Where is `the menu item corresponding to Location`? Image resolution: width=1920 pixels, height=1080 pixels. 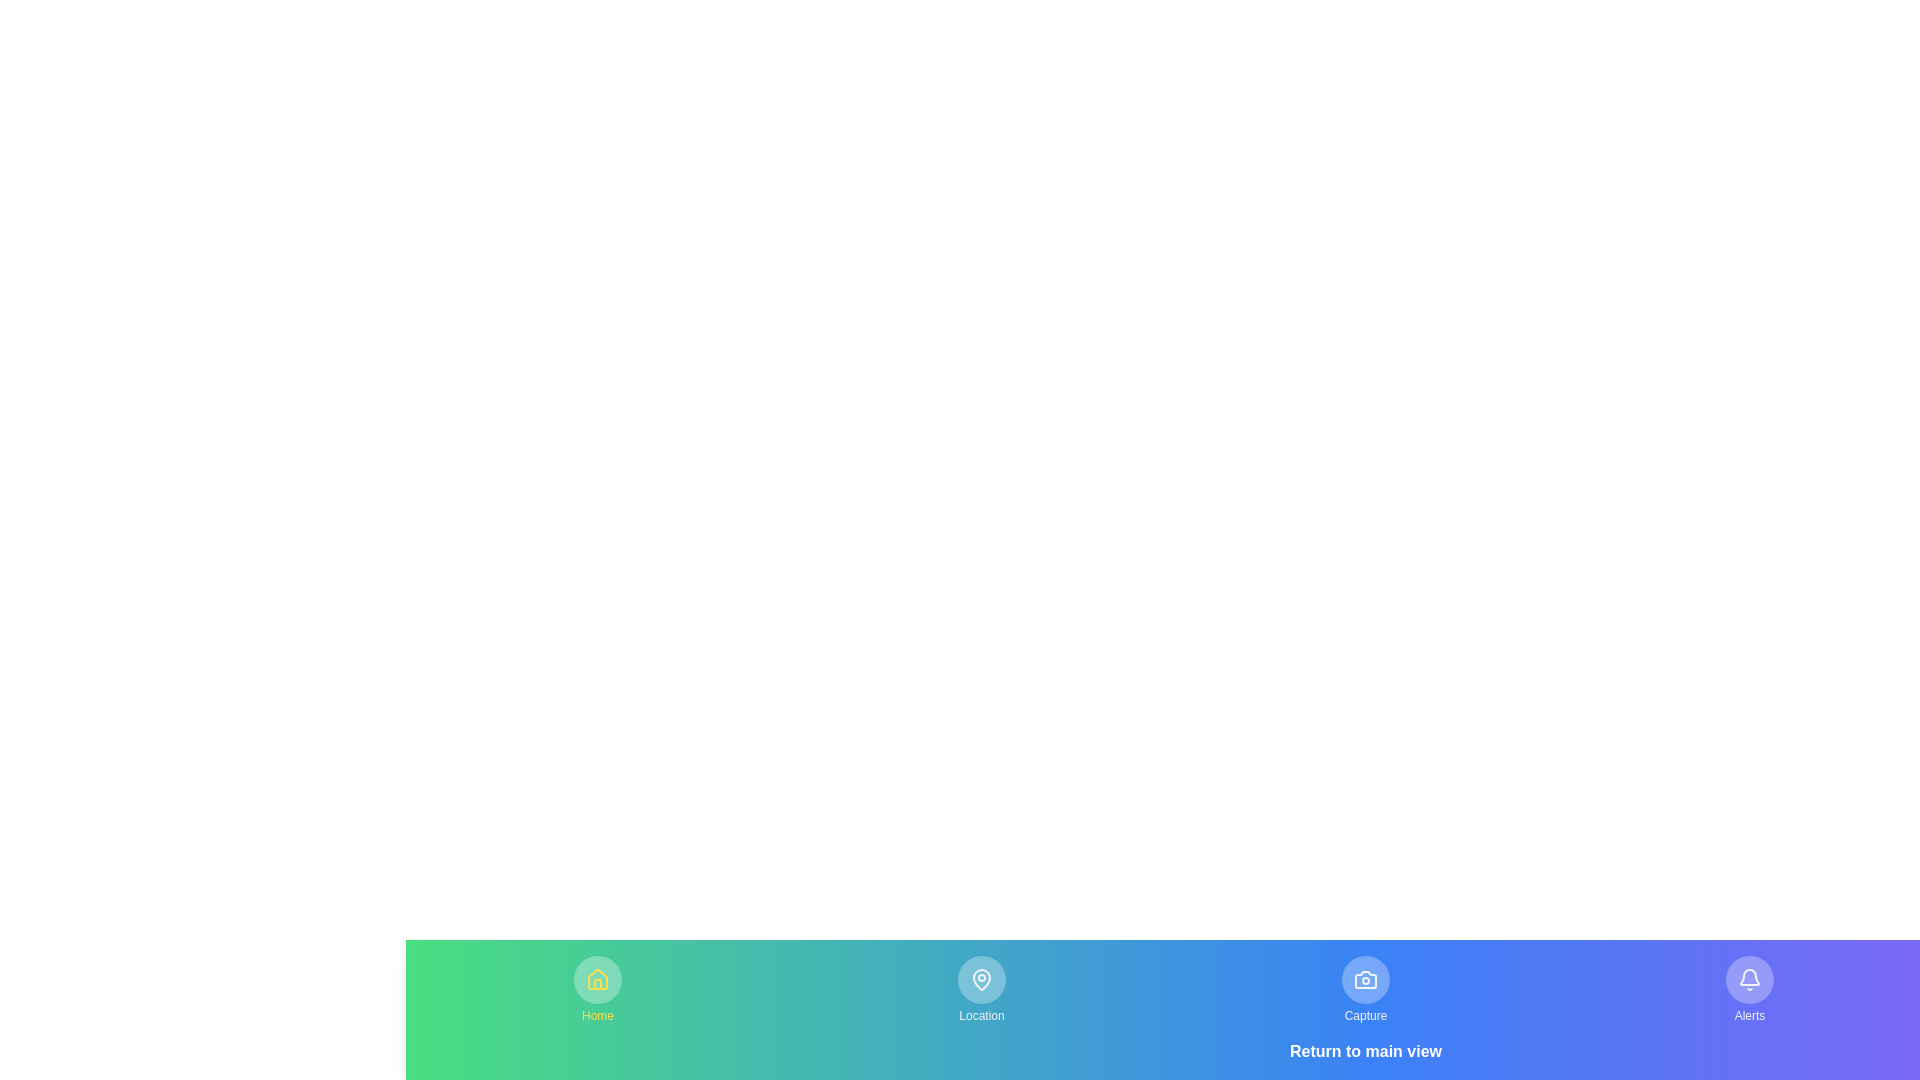
the menu item corresponding to Location is located at coordinates (982, 990).